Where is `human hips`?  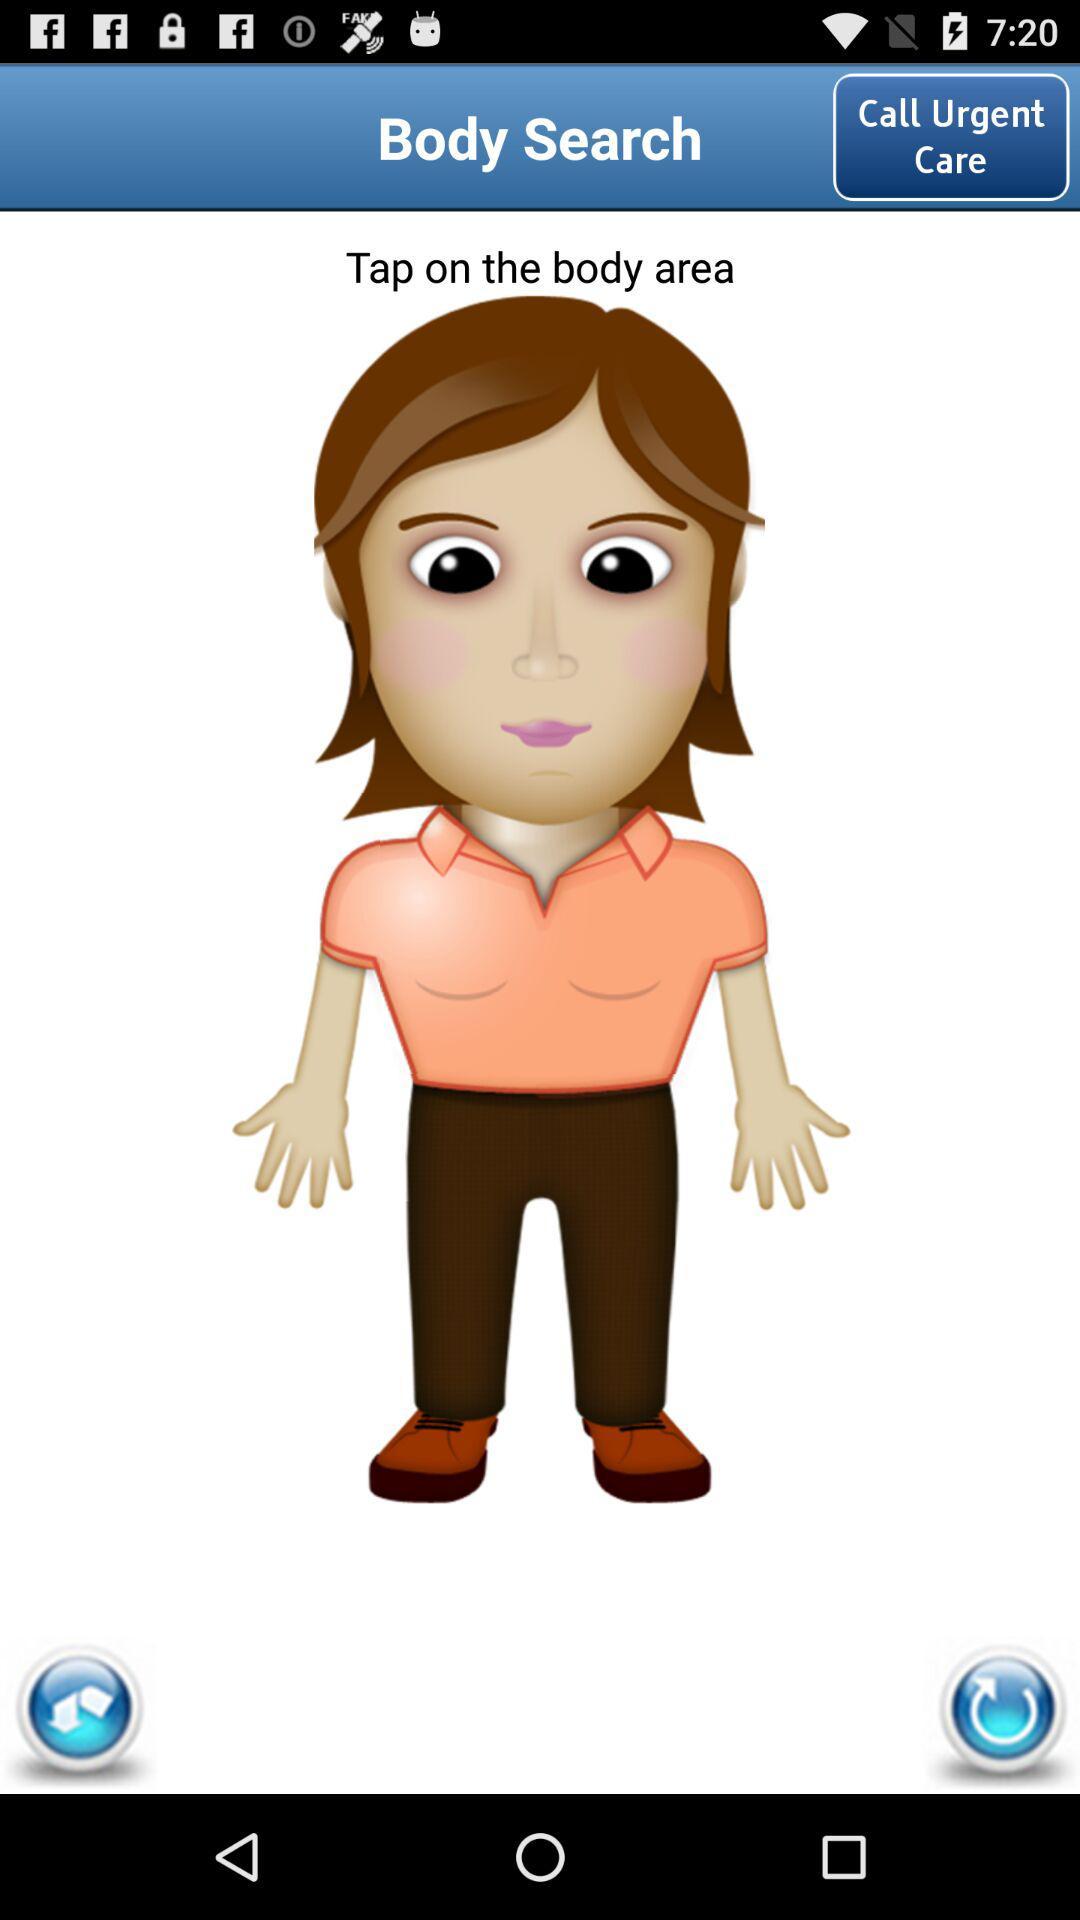
human hips is located at coordinates (538, 1137).